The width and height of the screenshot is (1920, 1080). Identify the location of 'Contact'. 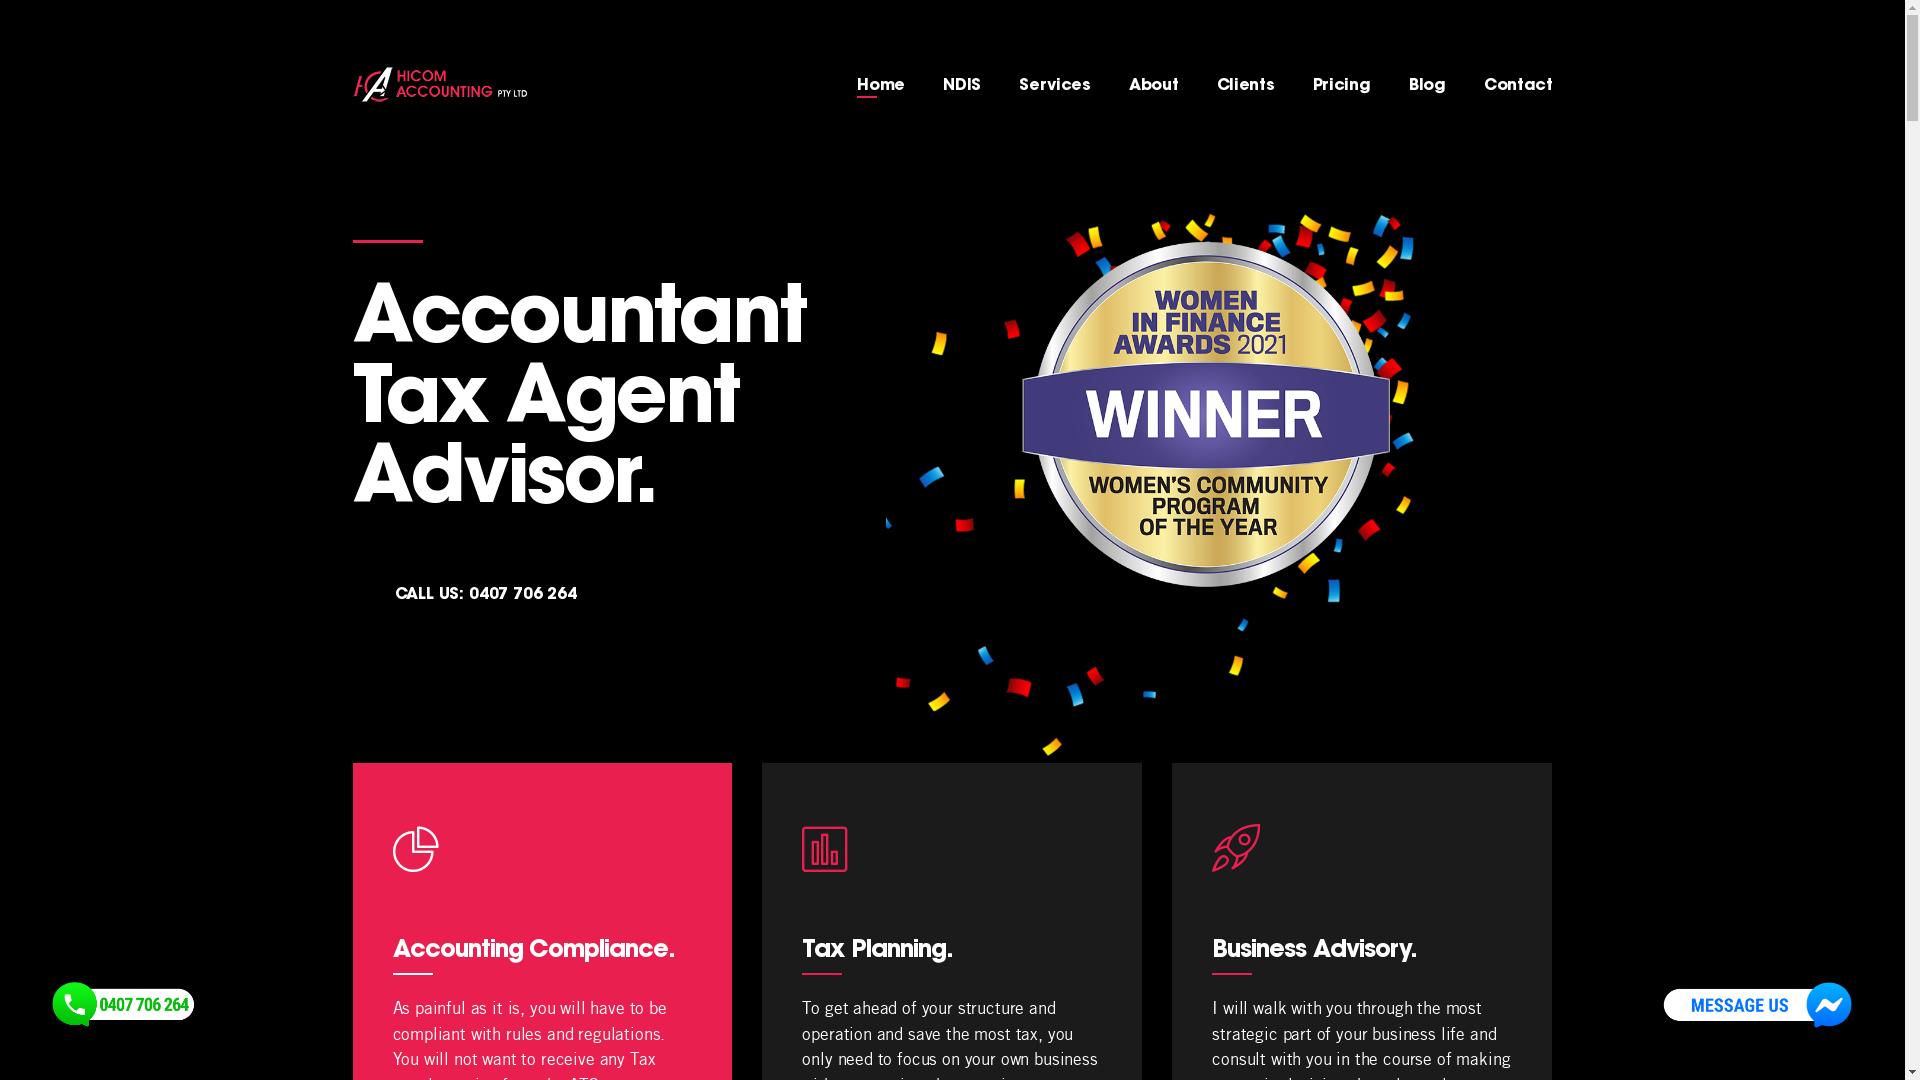
(1518, 84).